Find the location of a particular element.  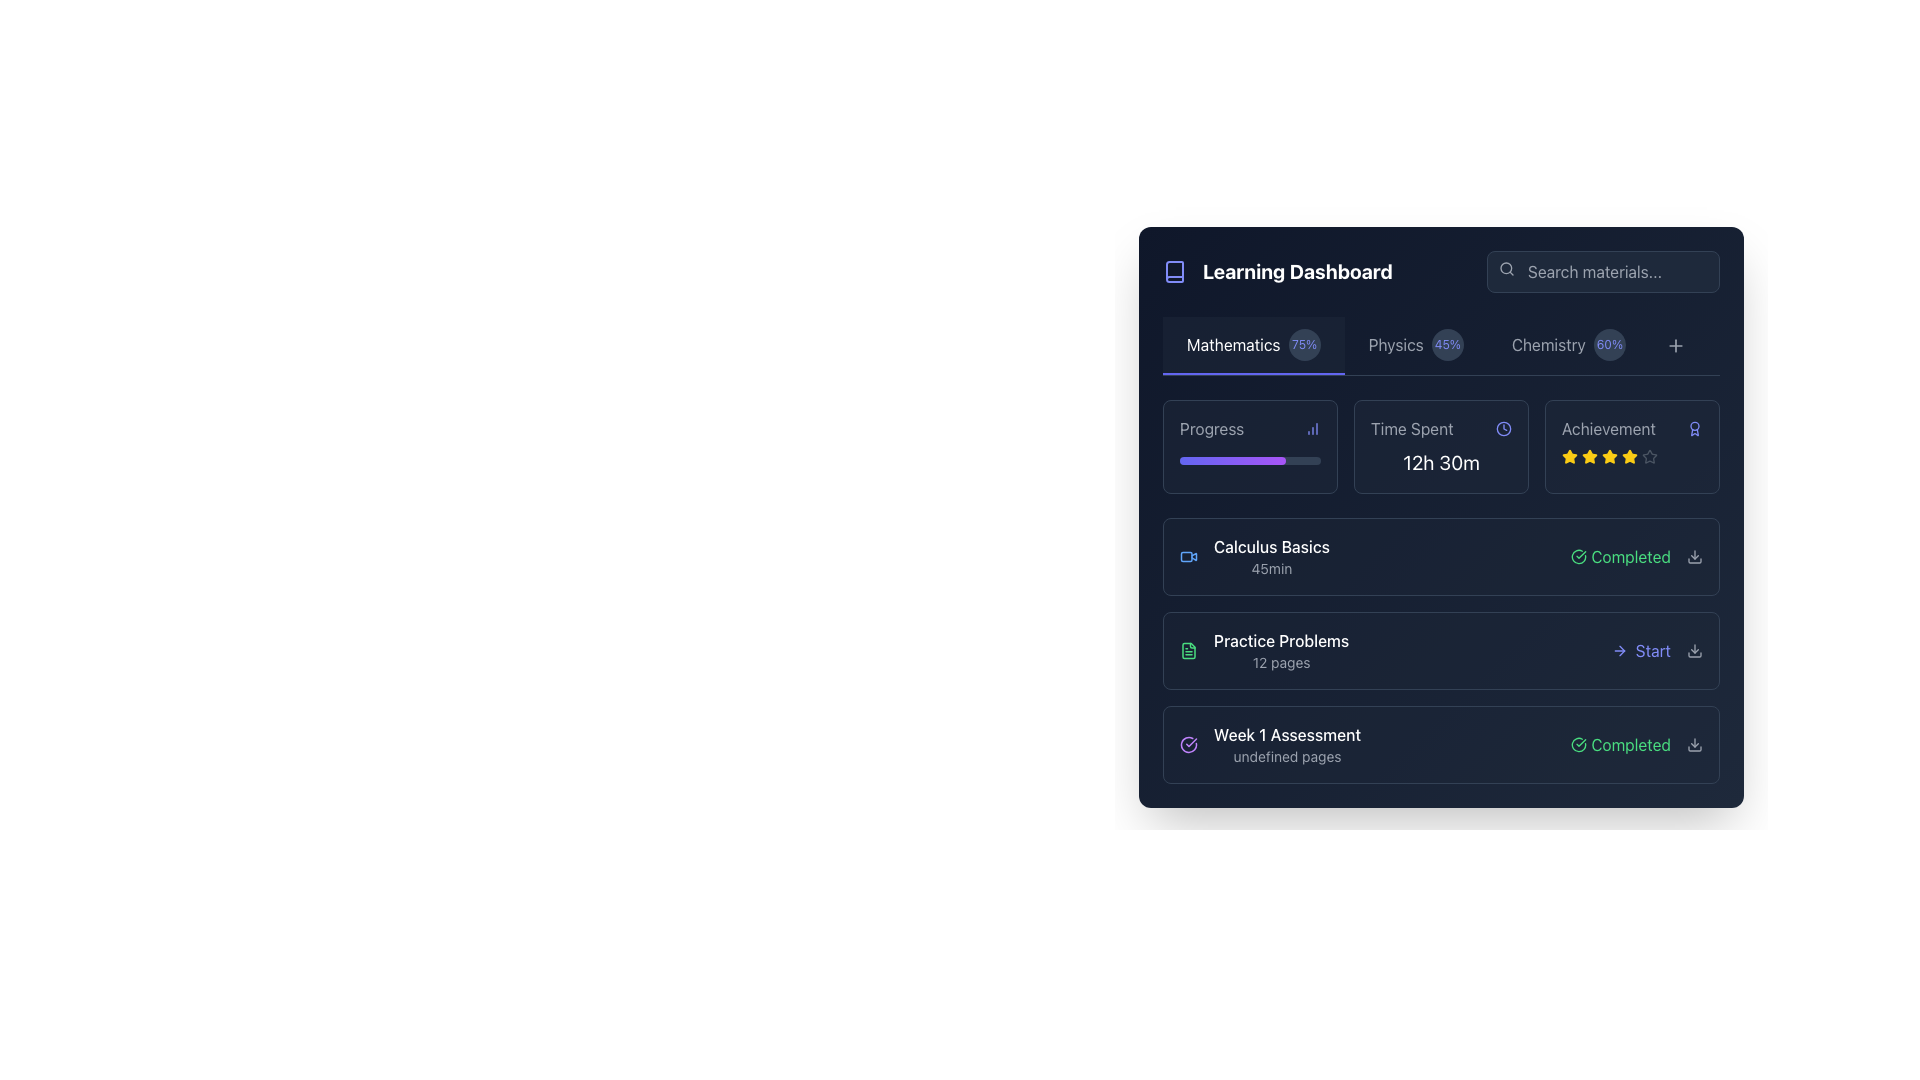

the progress percentage (60%) for the 'Chemistry' subject by interacting with the text label inside the circular progress indicator on the Learning Dashboard is located at coordinates (1609, 343).